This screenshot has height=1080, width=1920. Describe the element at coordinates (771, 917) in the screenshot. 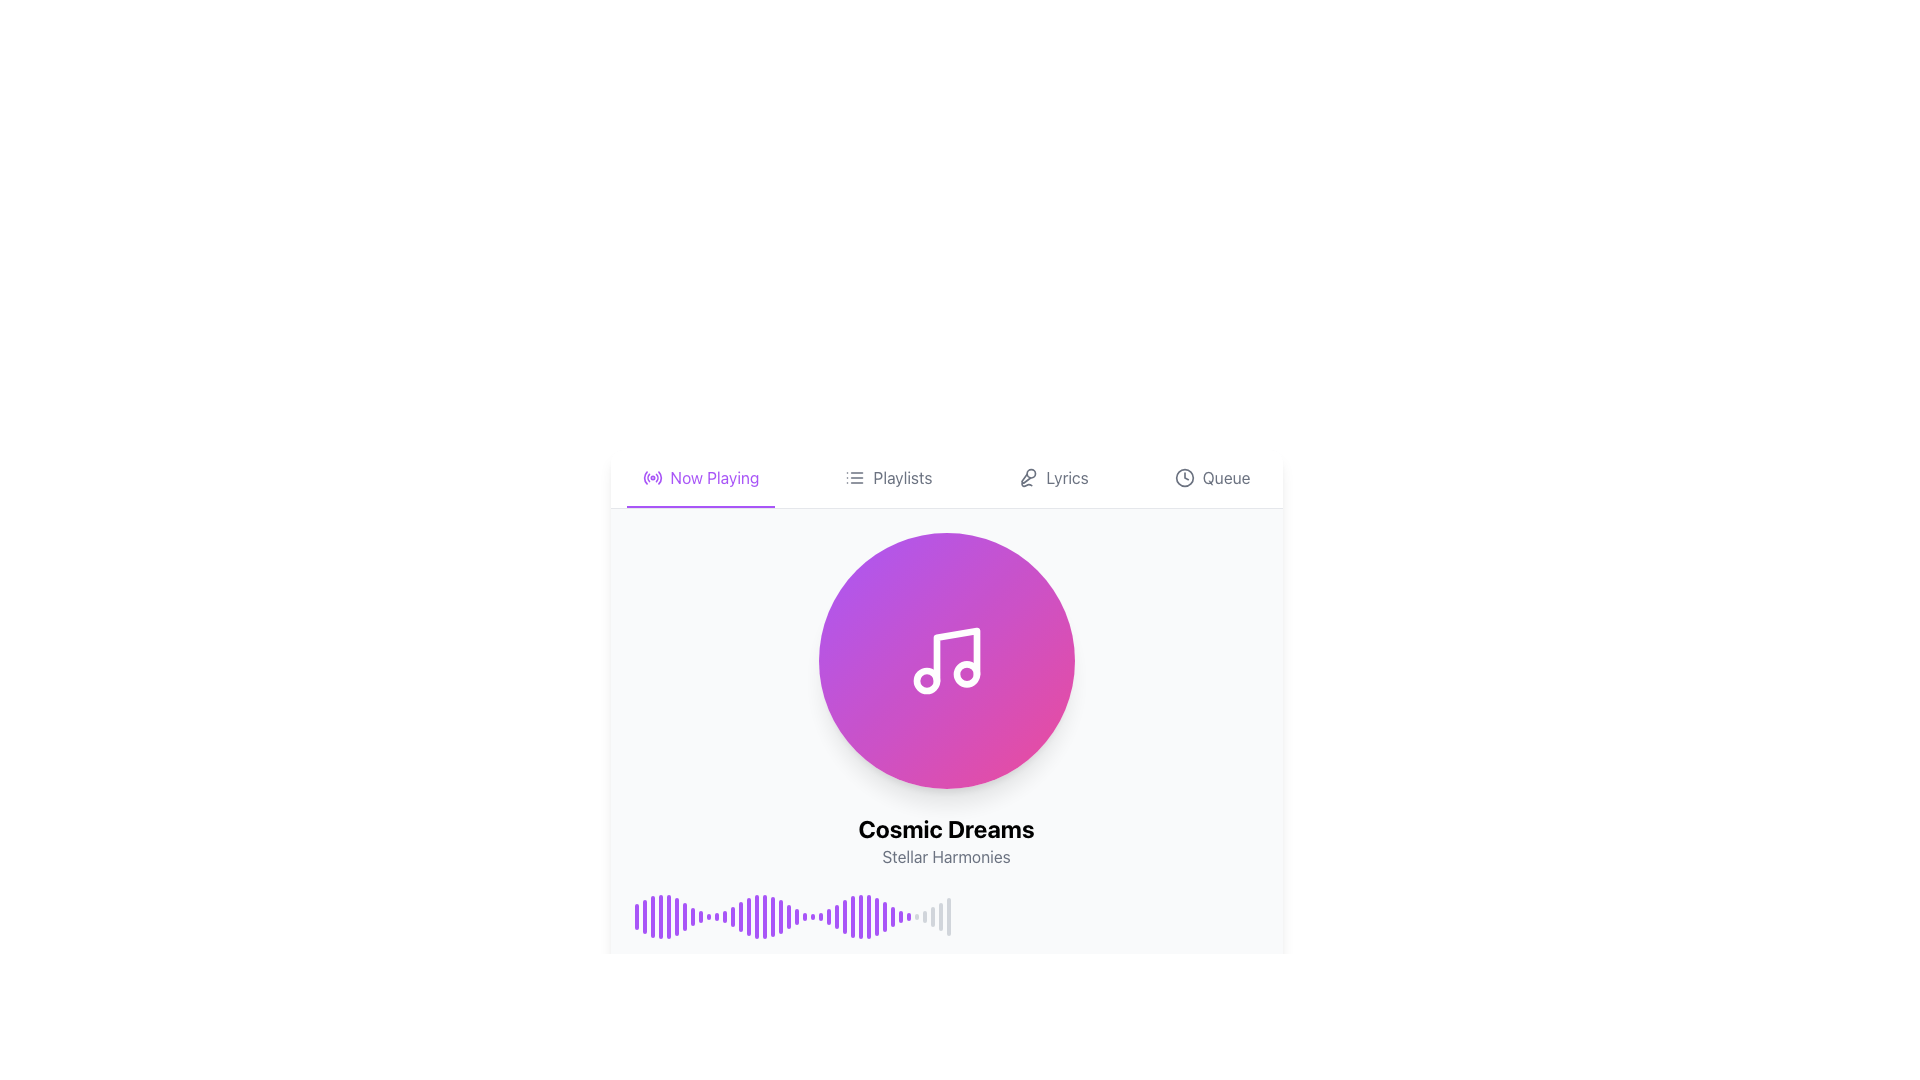

I see `the 18th waveform bar representing audio amplitude beneath the circular music player interface` at that location.